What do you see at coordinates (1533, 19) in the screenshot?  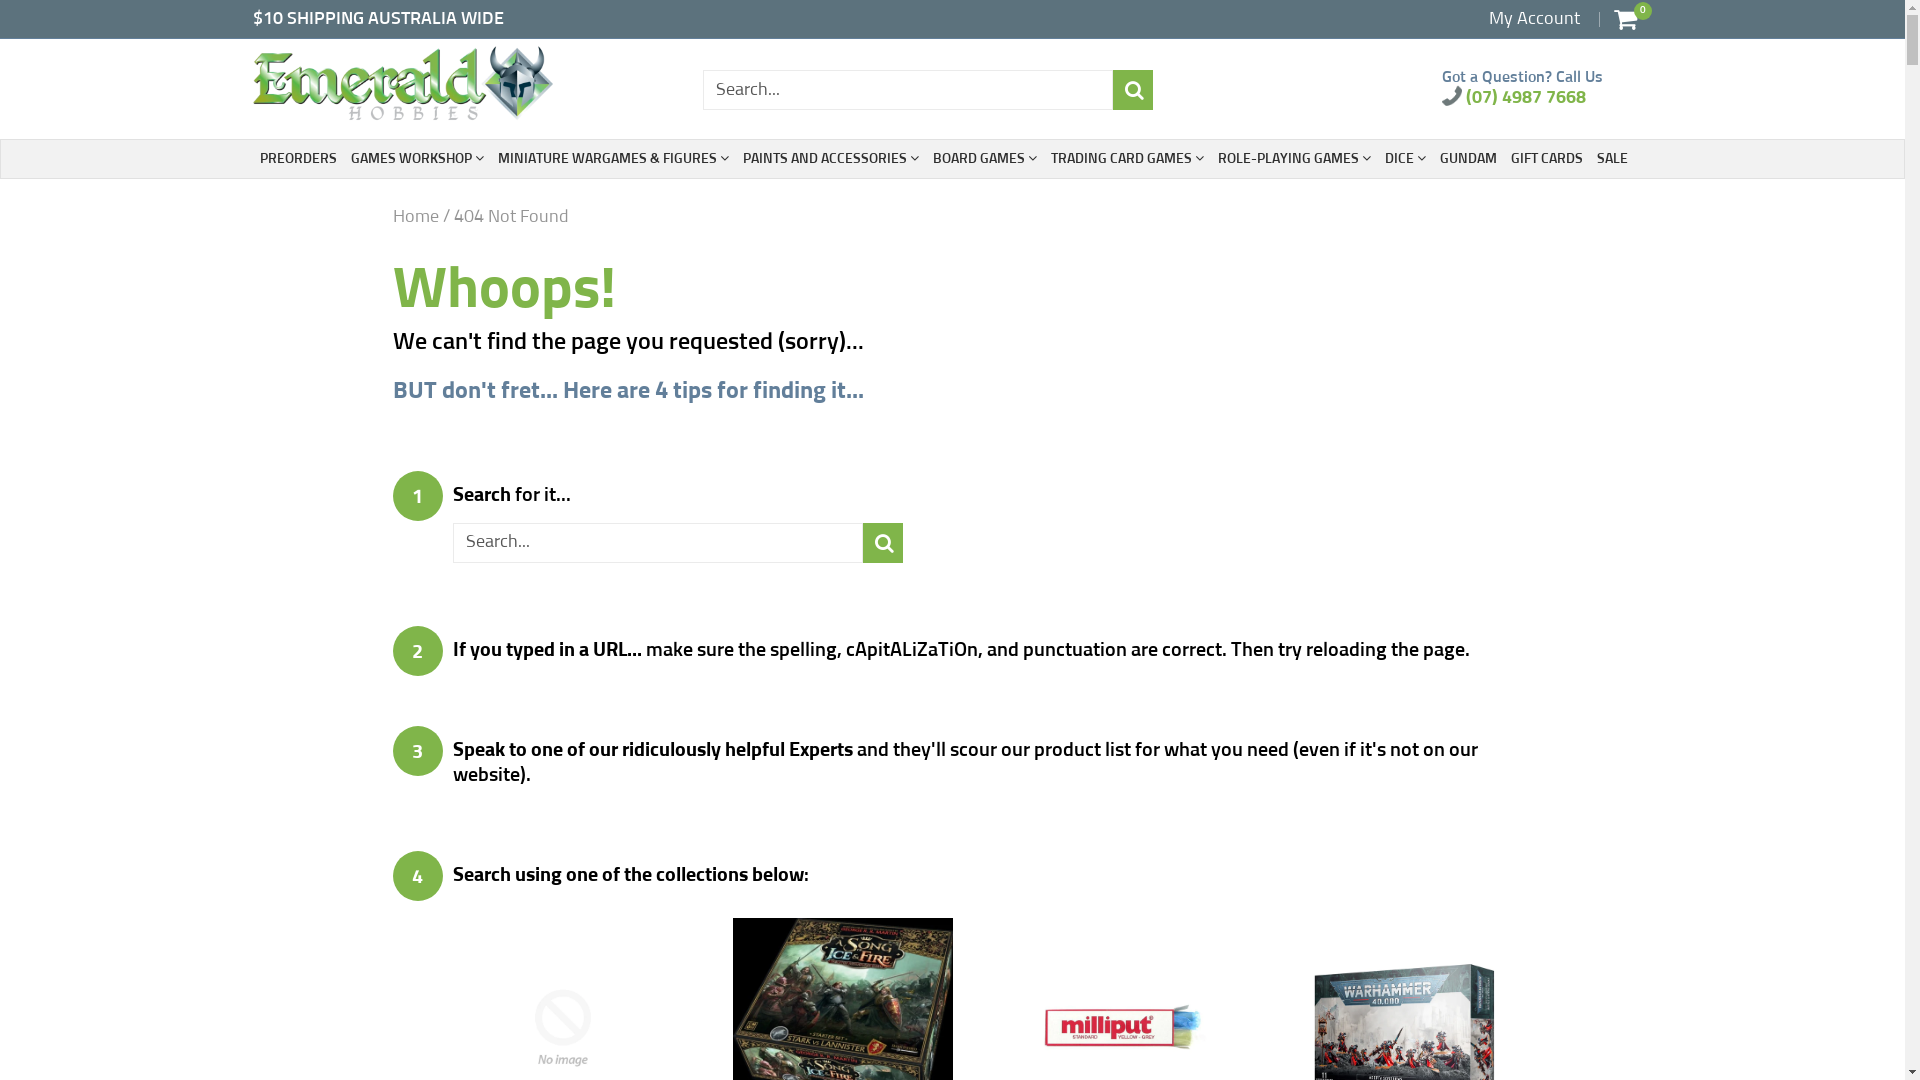 I see `'My Account'` at bounding box center [1533, 19].